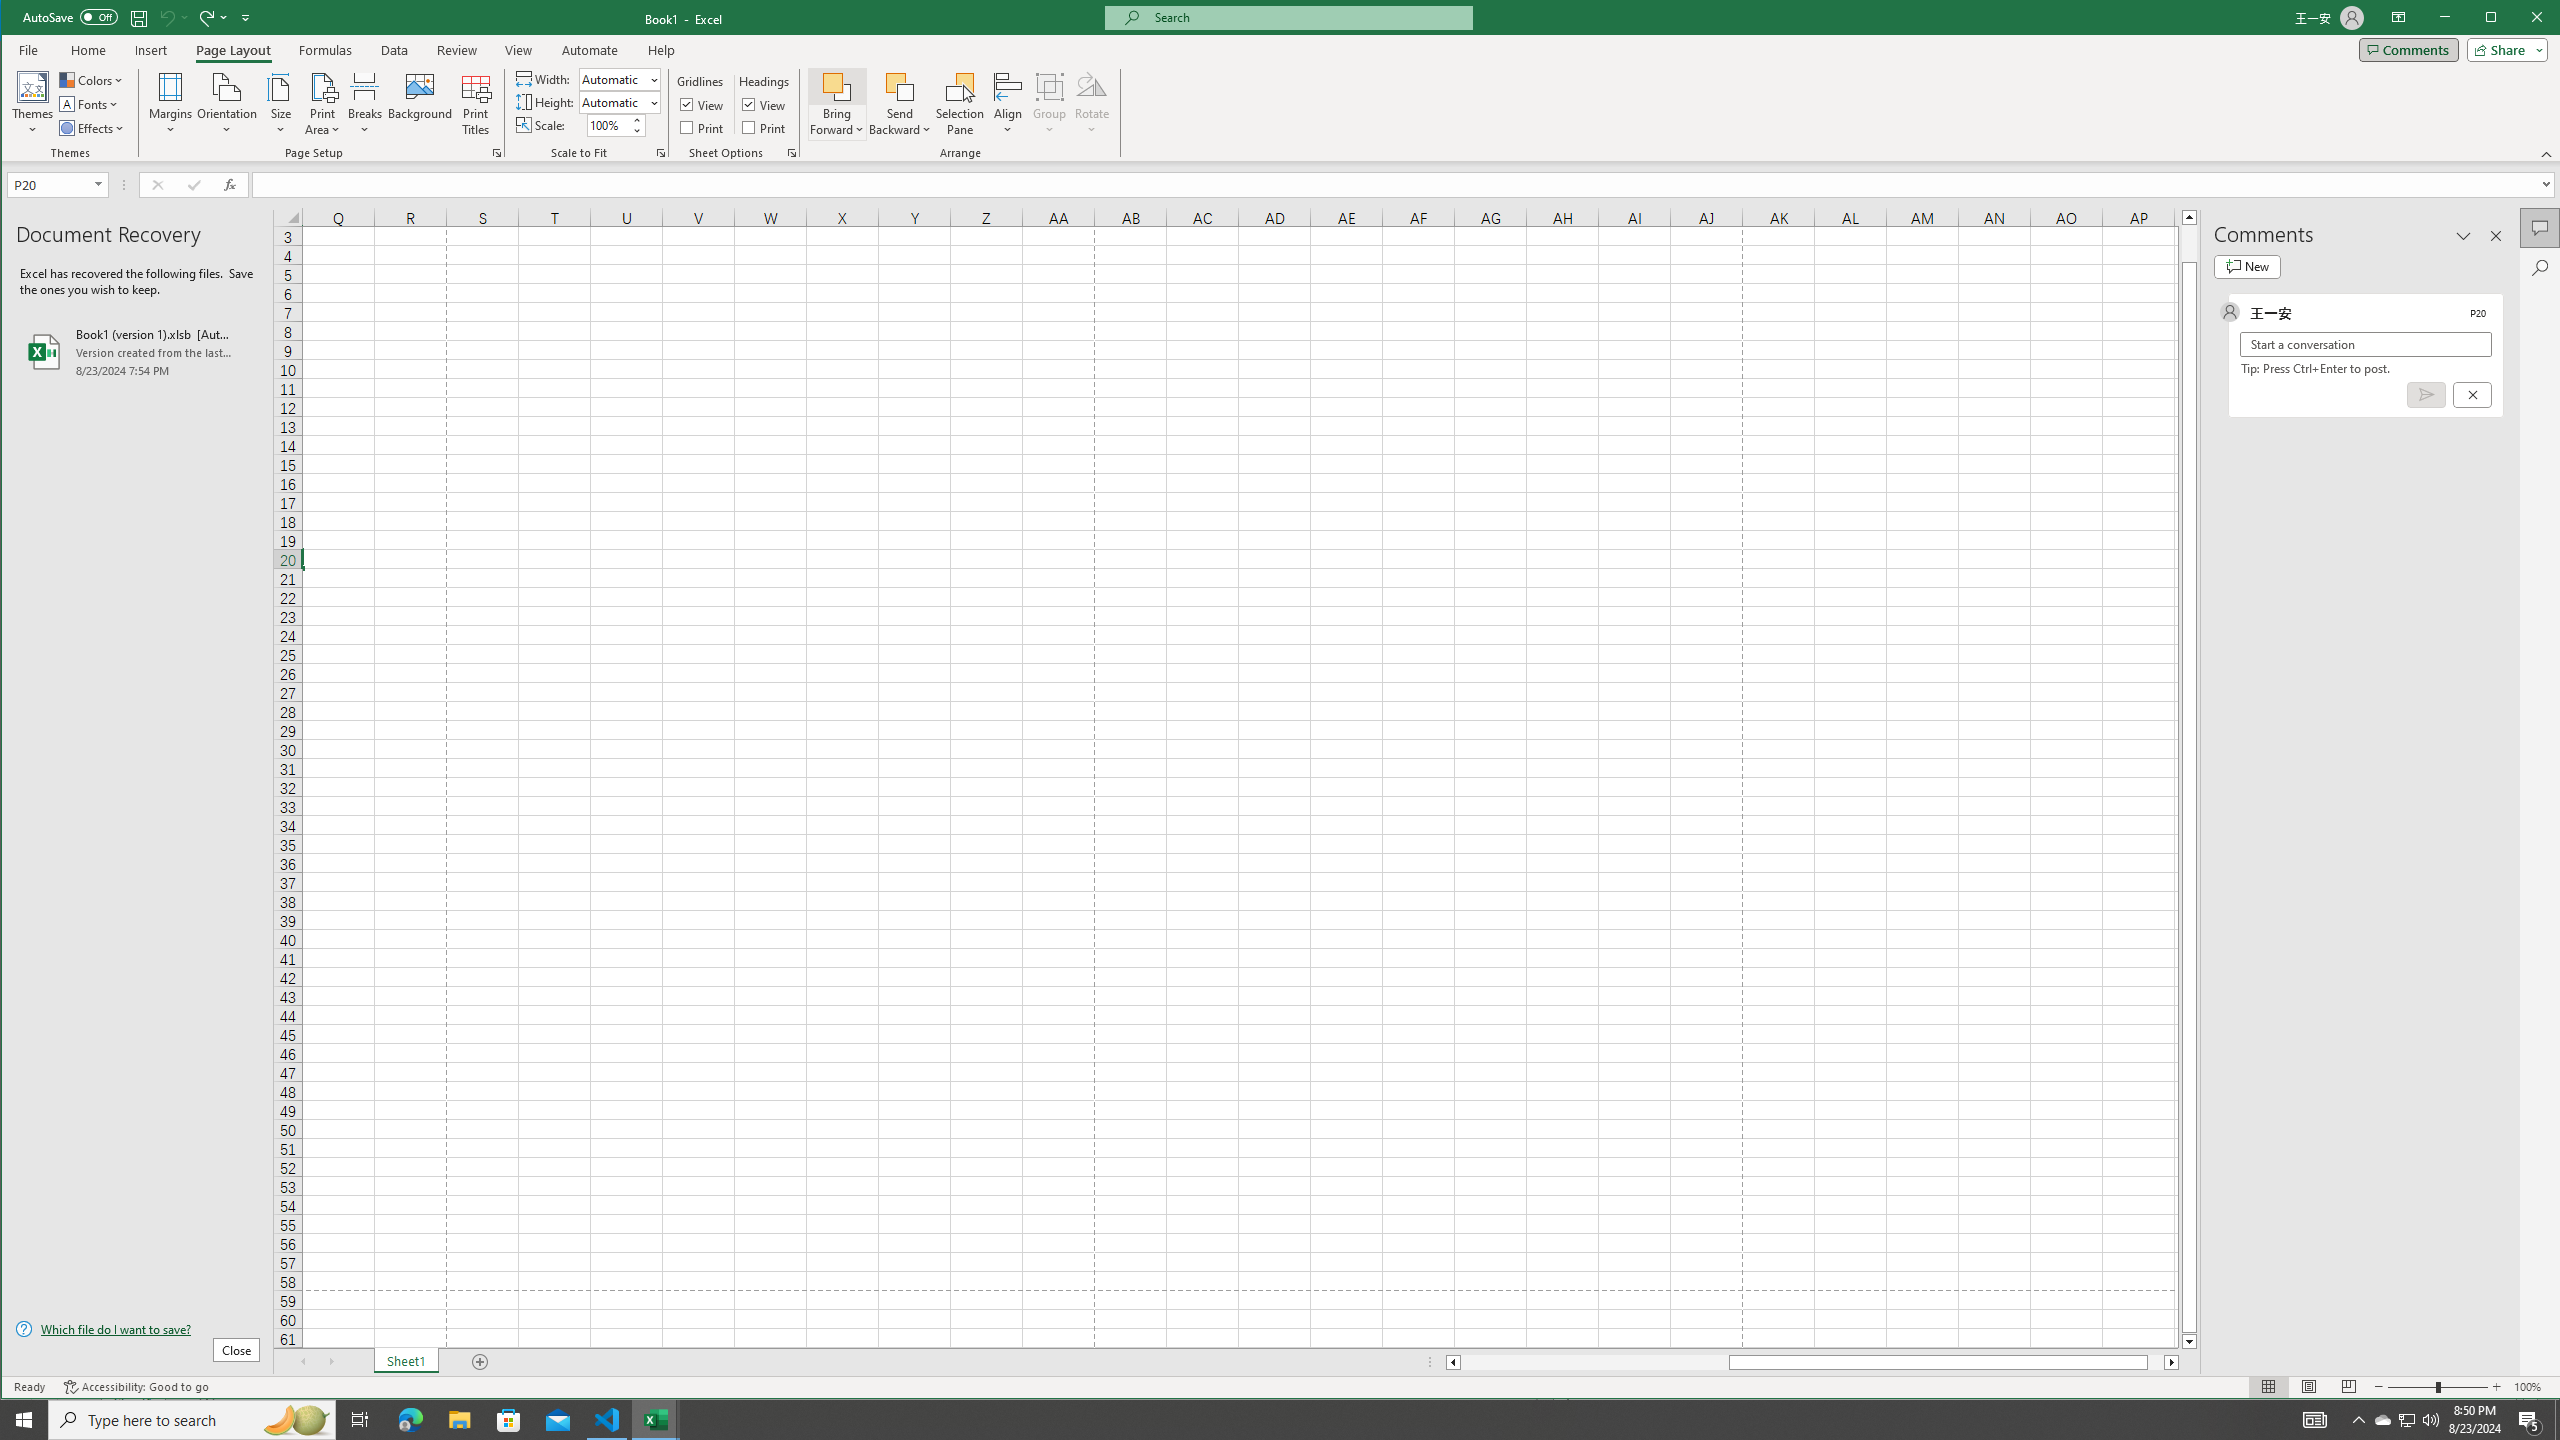 The height and width of the screenshot is (1440, 2560). Describe the element at coordinates (2519, 19) in the screenshot. I see `'Maximize'` at that location.